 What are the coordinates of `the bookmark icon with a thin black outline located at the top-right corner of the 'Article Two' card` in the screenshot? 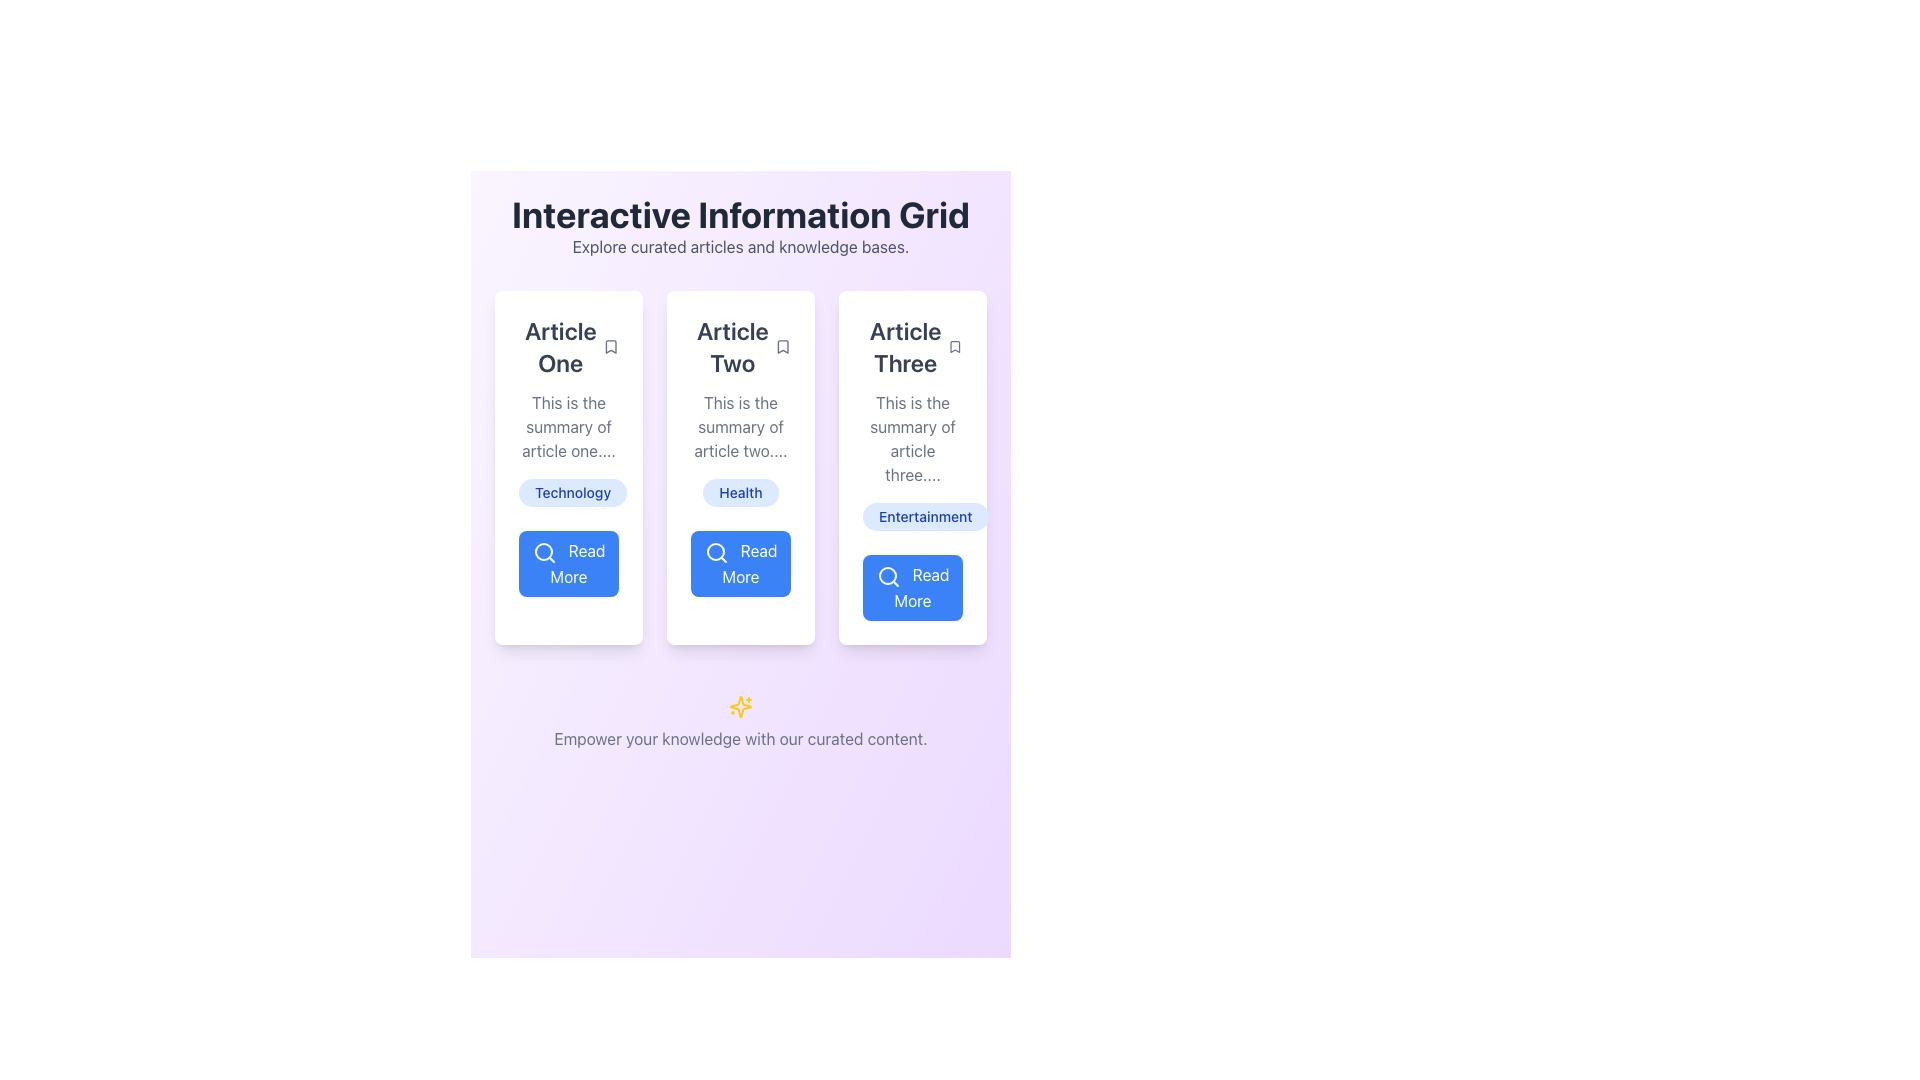 It's located at (781, 346).